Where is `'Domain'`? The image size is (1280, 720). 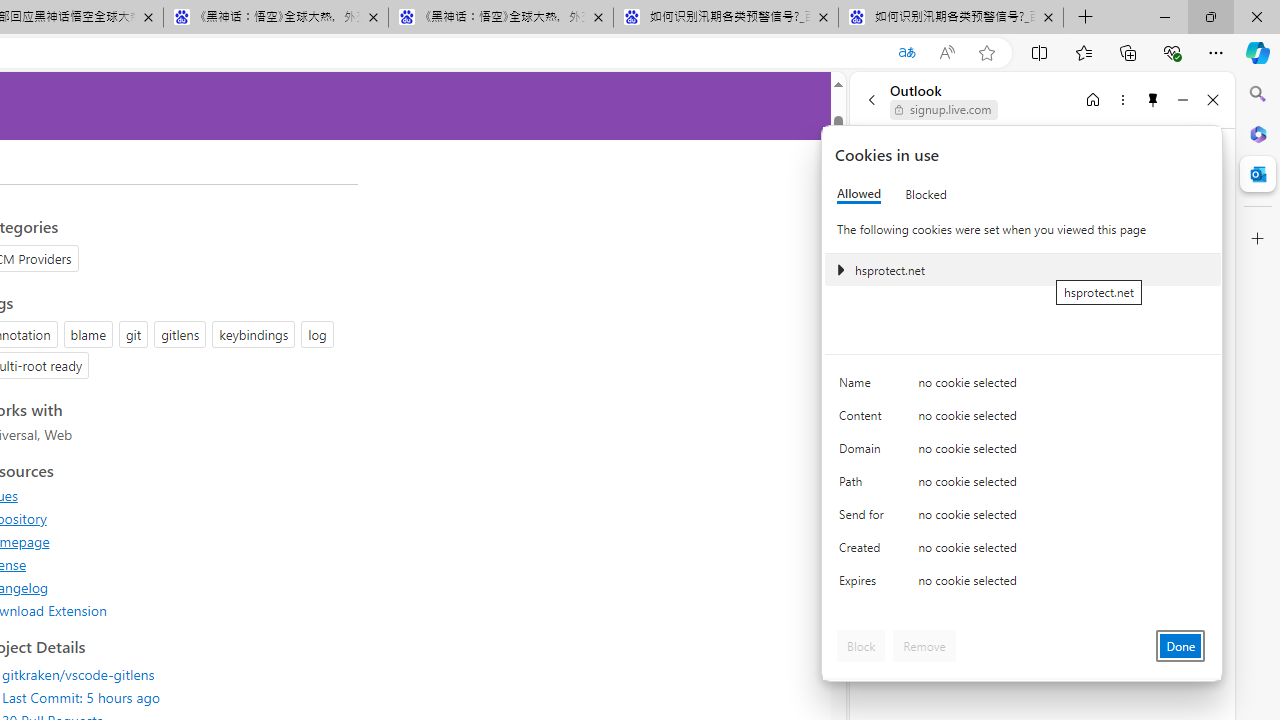
'Domain' is located at coordinates (865, 453).